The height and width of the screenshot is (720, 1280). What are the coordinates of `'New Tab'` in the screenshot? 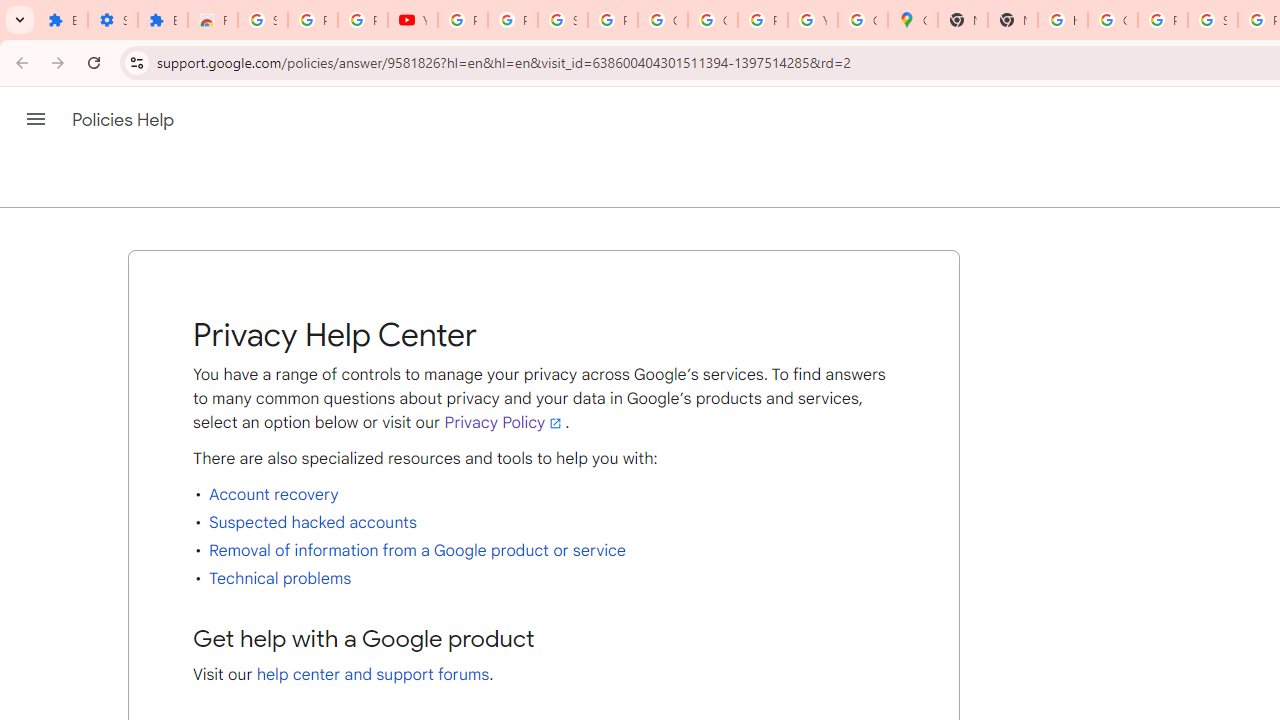 It's located at (963, 20).